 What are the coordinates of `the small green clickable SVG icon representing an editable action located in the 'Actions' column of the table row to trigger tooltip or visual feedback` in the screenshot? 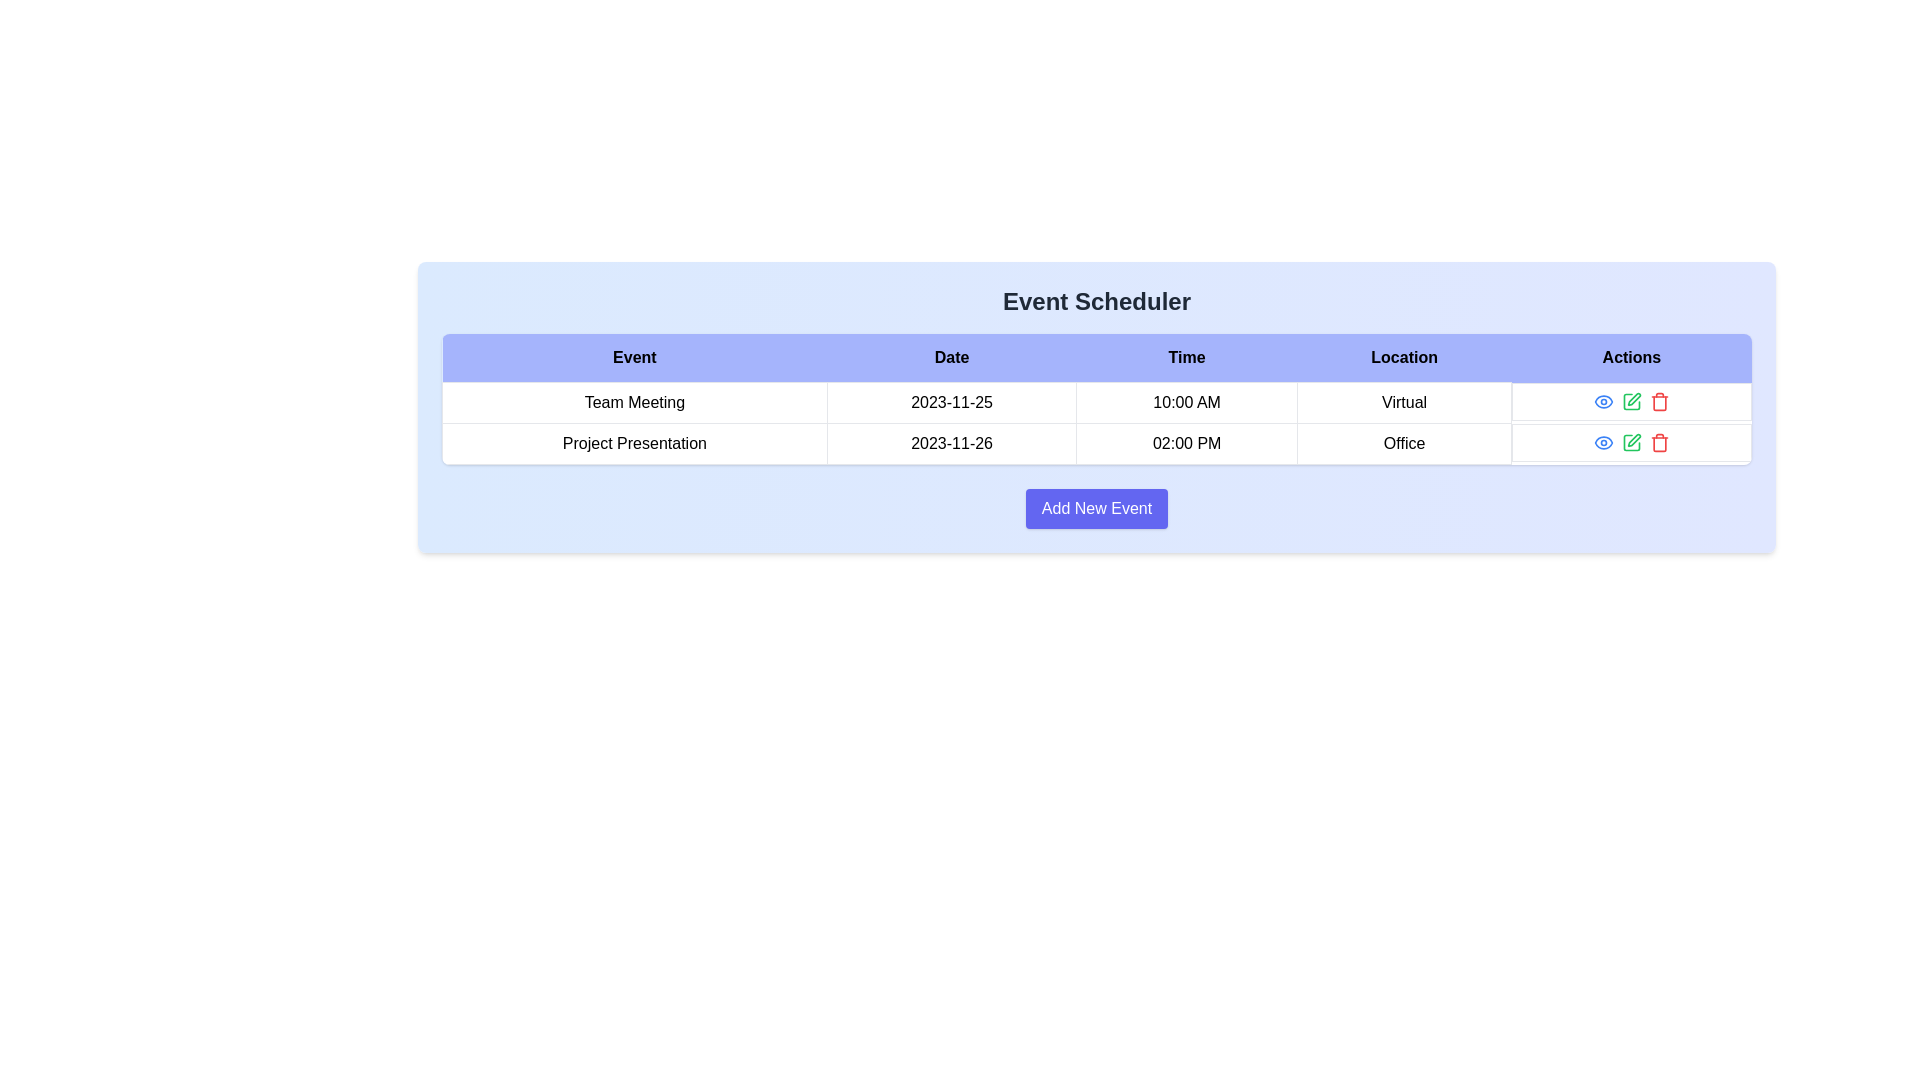 It's located at (1632, 441).